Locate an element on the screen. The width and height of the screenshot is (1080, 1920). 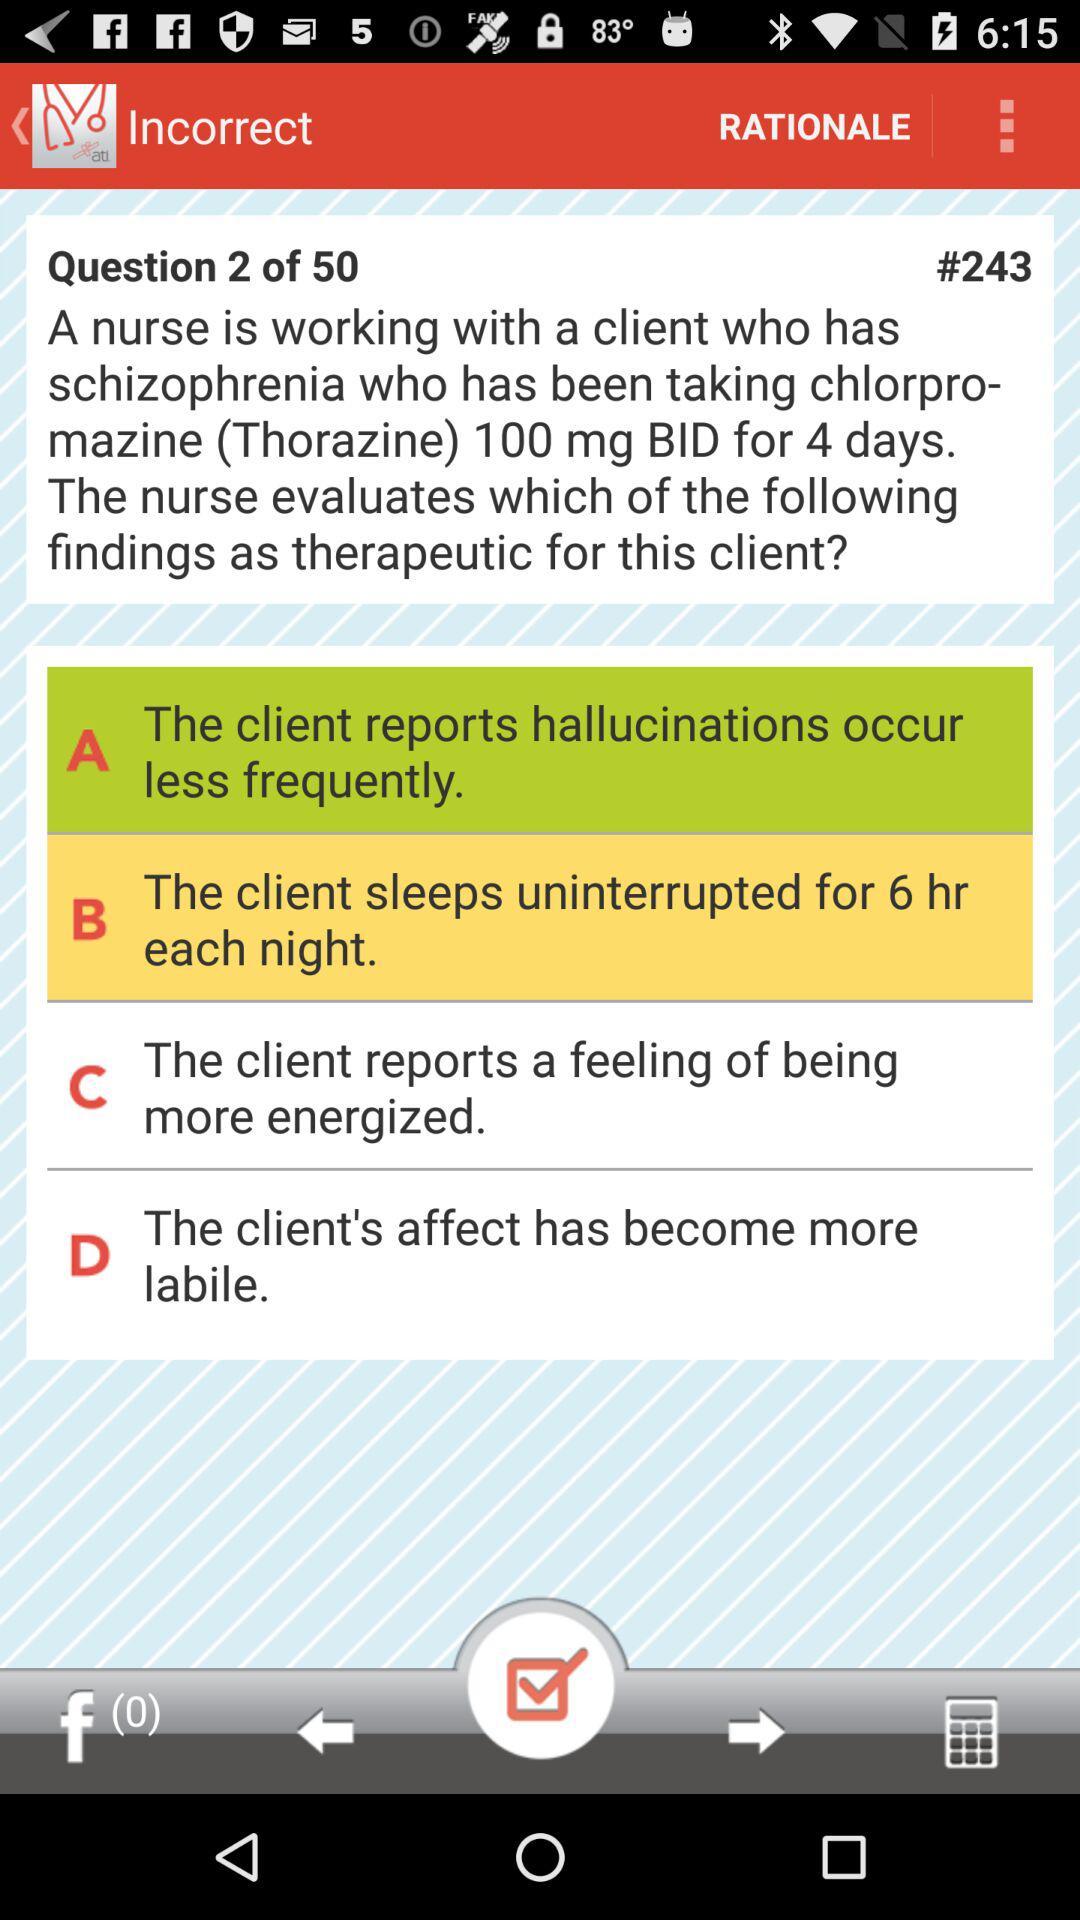
calculator option is located at coordinates (970, 1730).